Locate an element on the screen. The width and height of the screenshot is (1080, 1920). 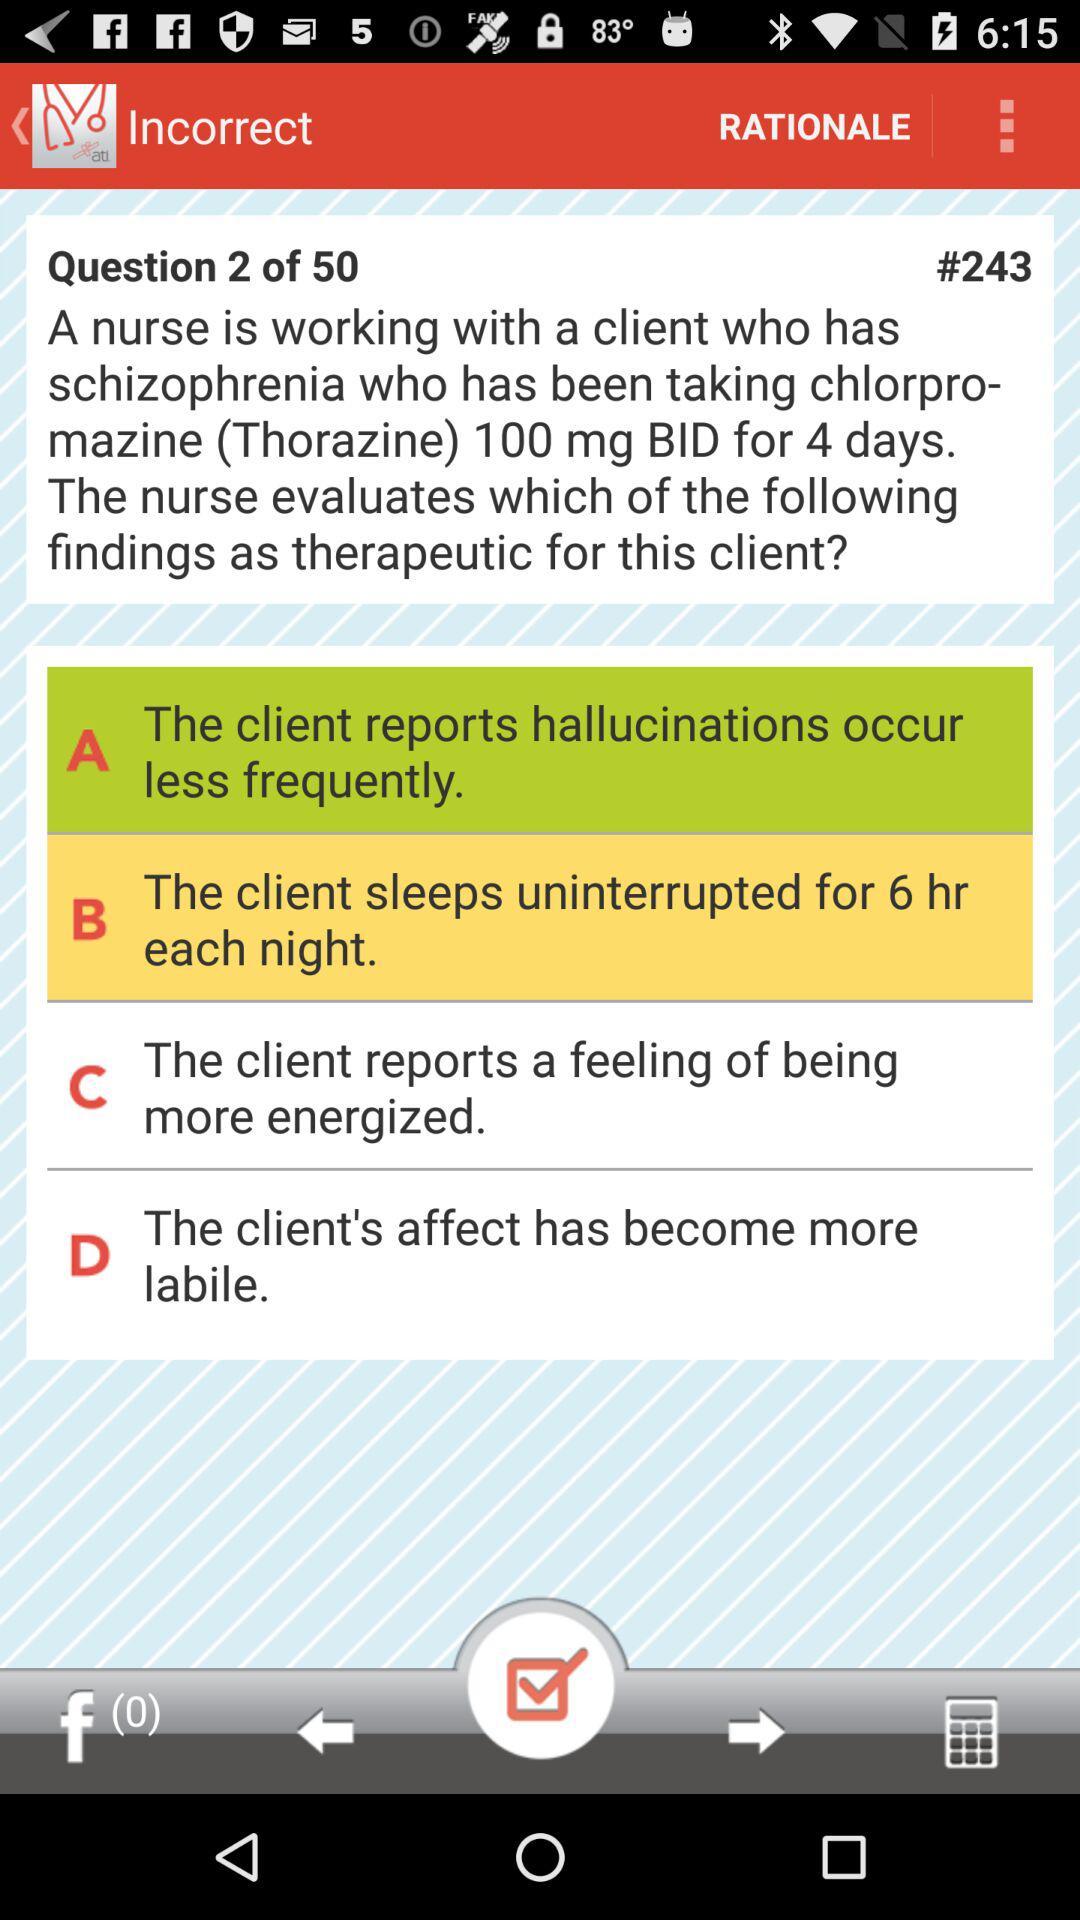
calculator option is located at coordinates (970, 1730).